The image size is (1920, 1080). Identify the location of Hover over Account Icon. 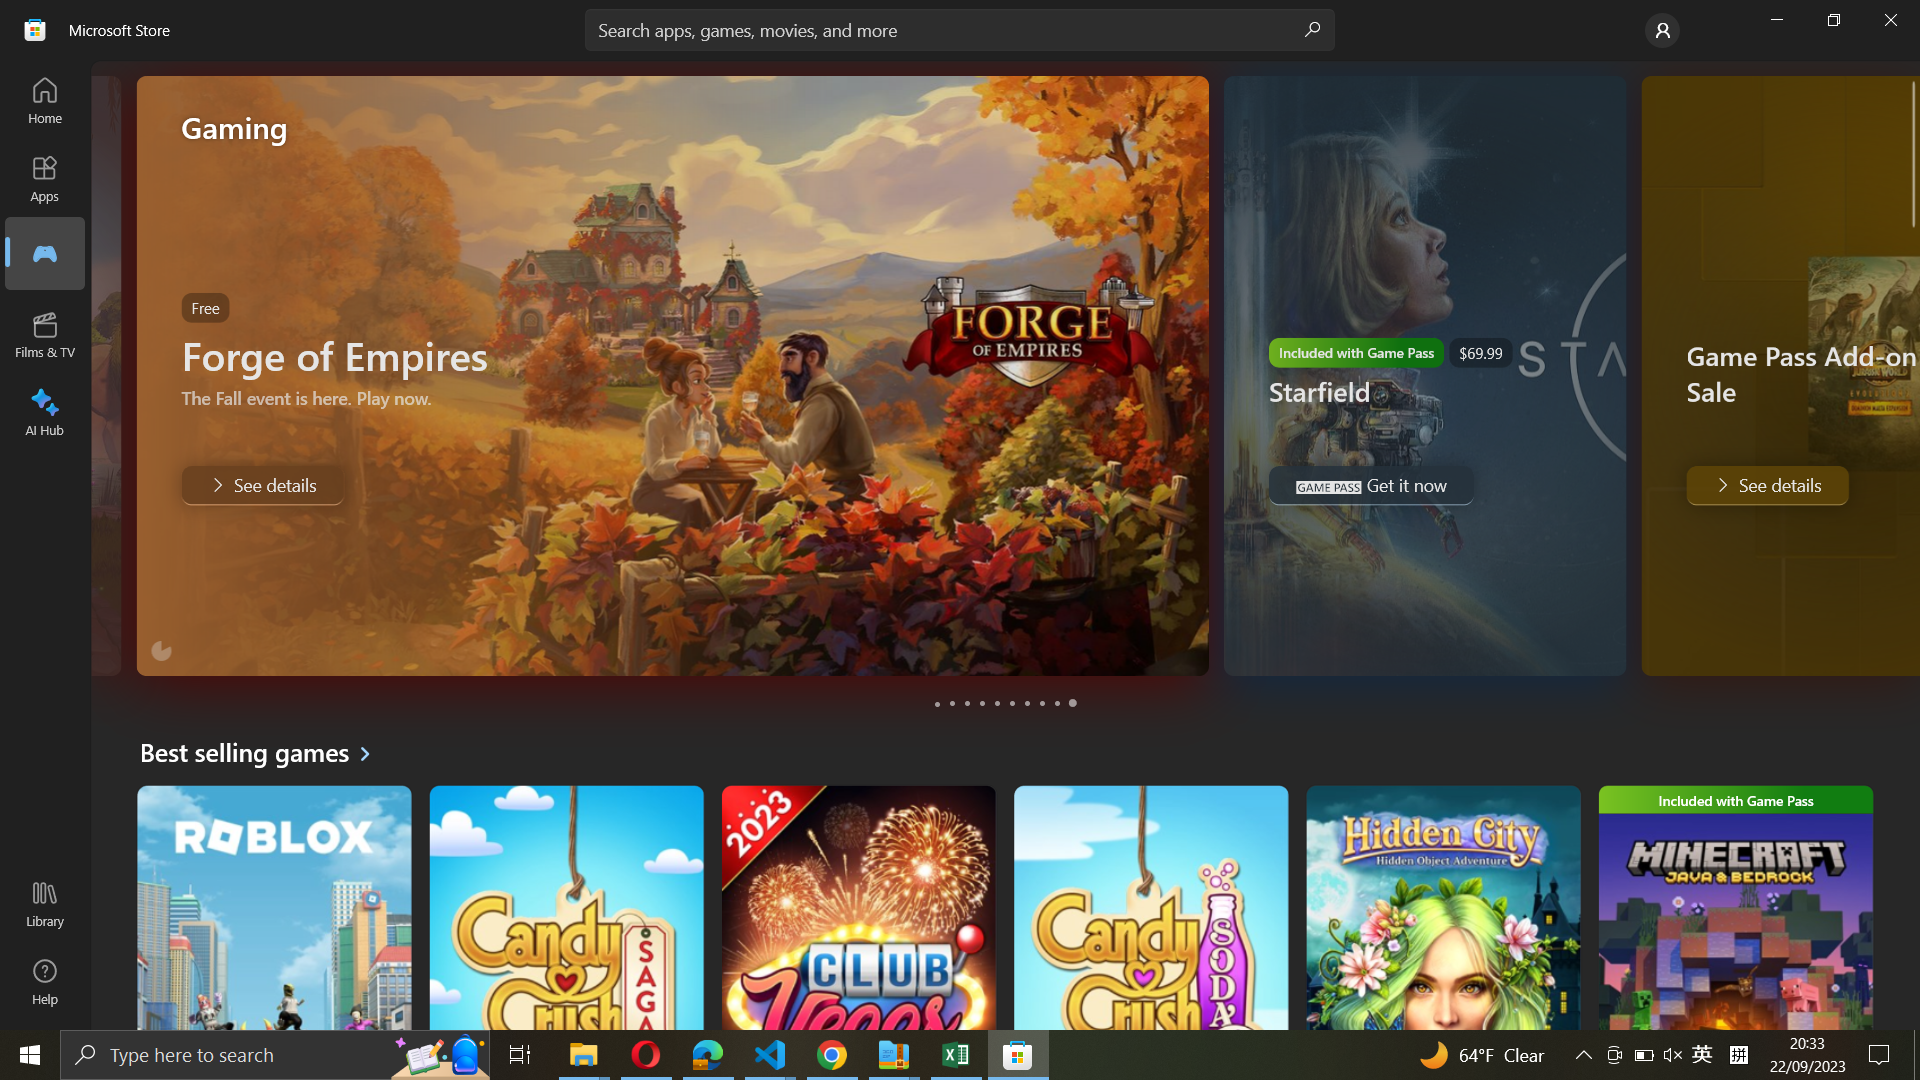
(3189120, 32400).